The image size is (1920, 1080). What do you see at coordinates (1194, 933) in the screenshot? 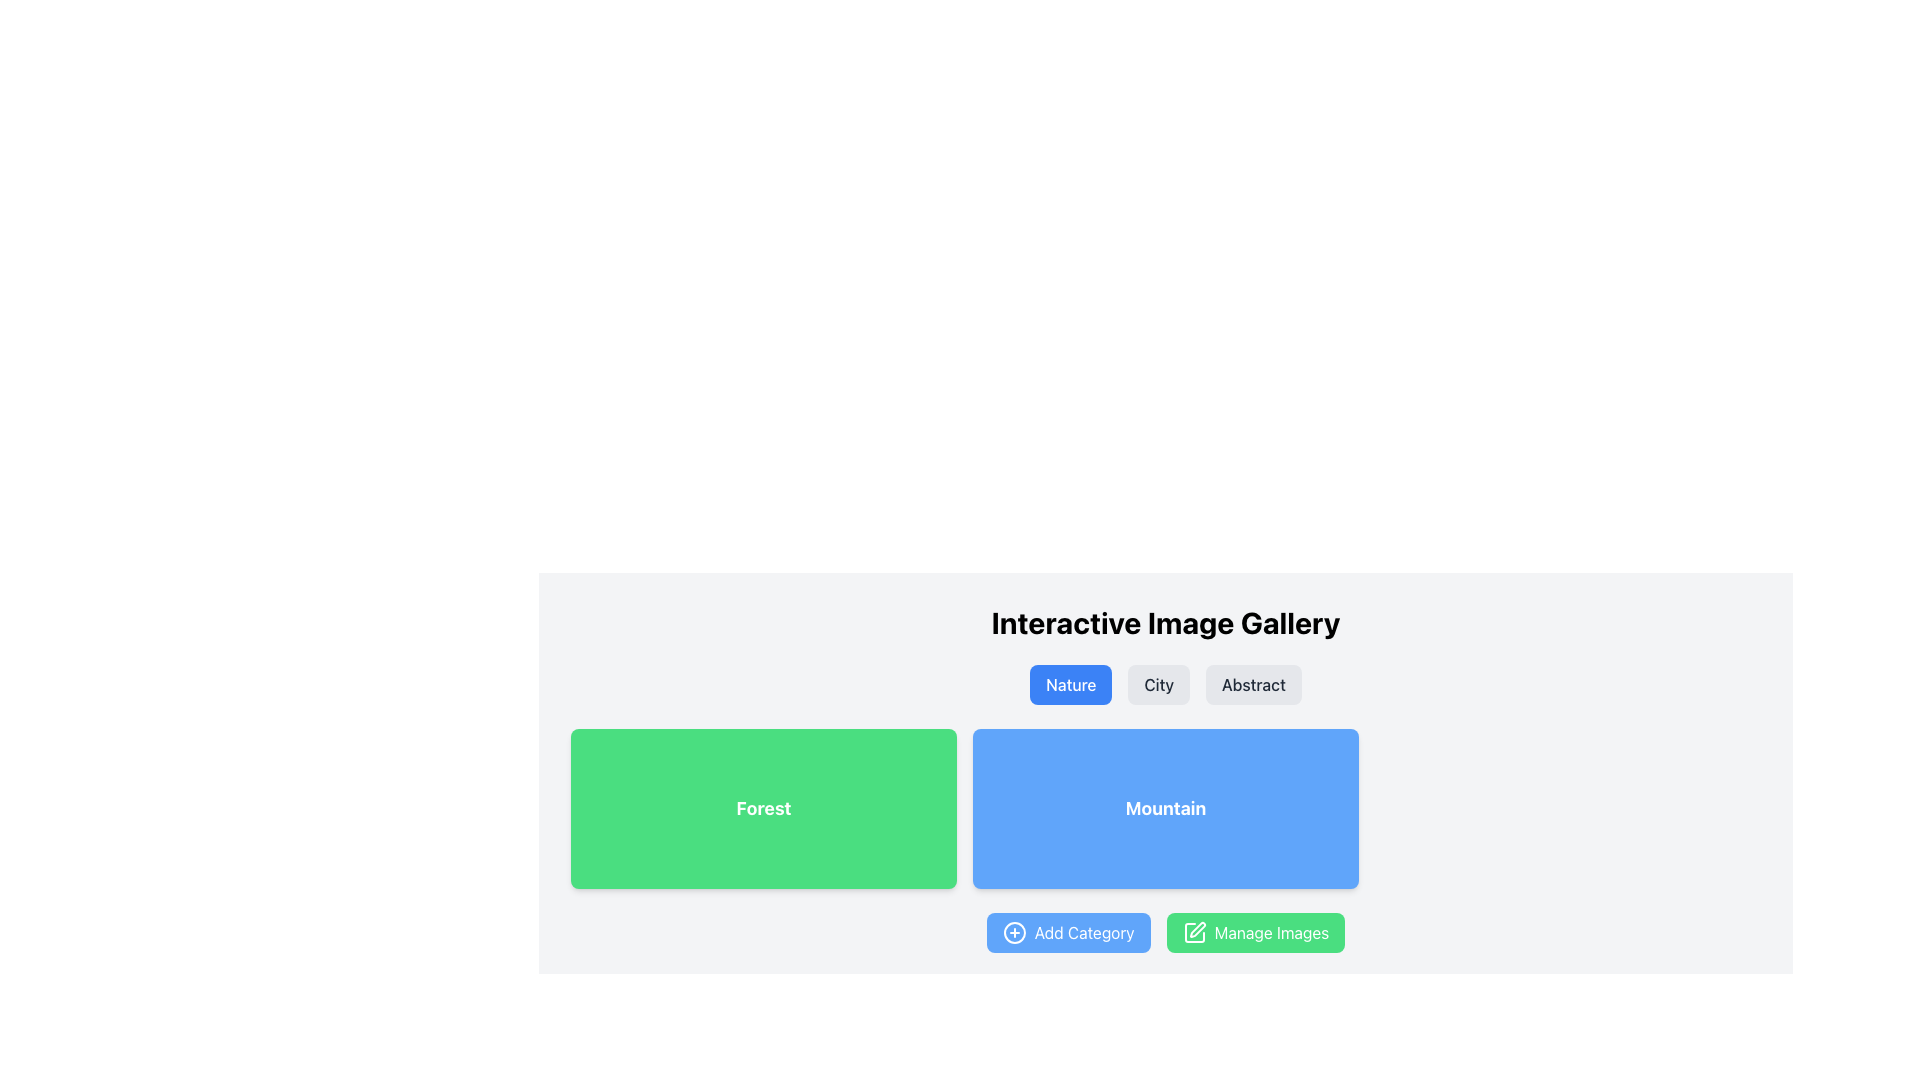
I see `the edit/manage images icon located inside the green 'Manage Images' button to initiate its action` at bounding box center [1194, 933].